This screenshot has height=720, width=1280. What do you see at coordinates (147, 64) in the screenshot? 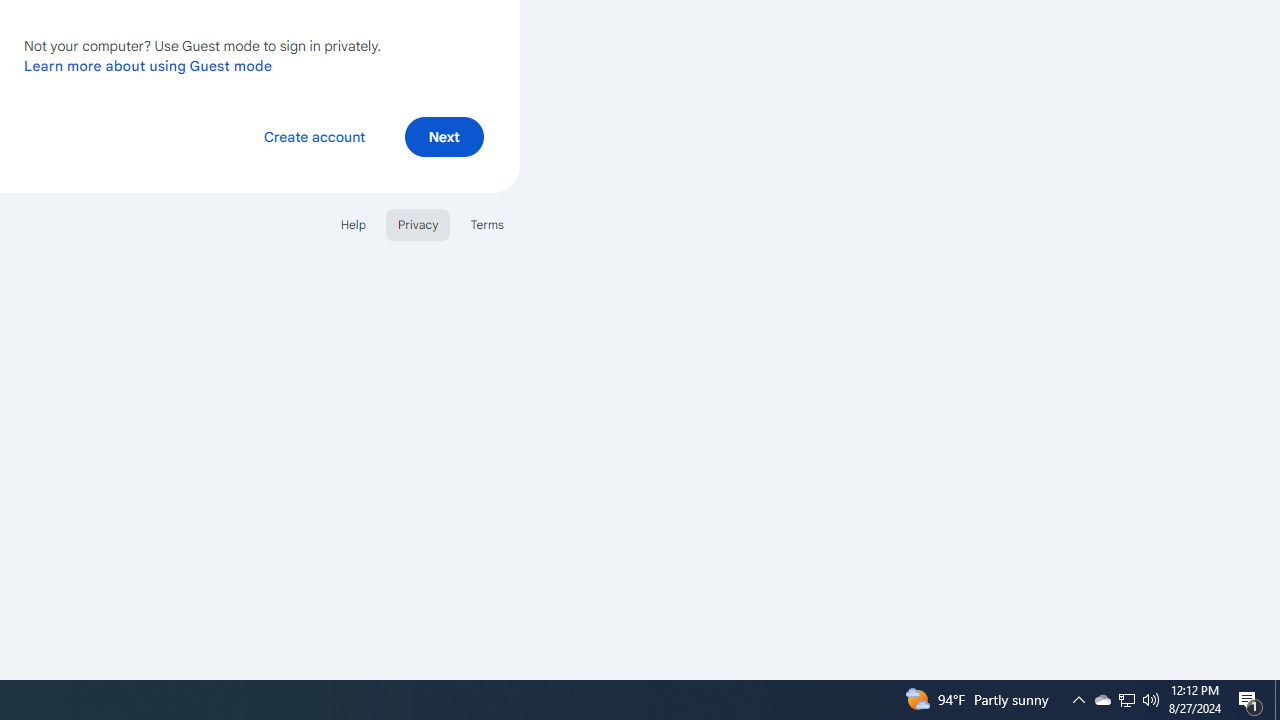
I see `'Learn more about using Guest mode'` at bounding box center [147, 64].